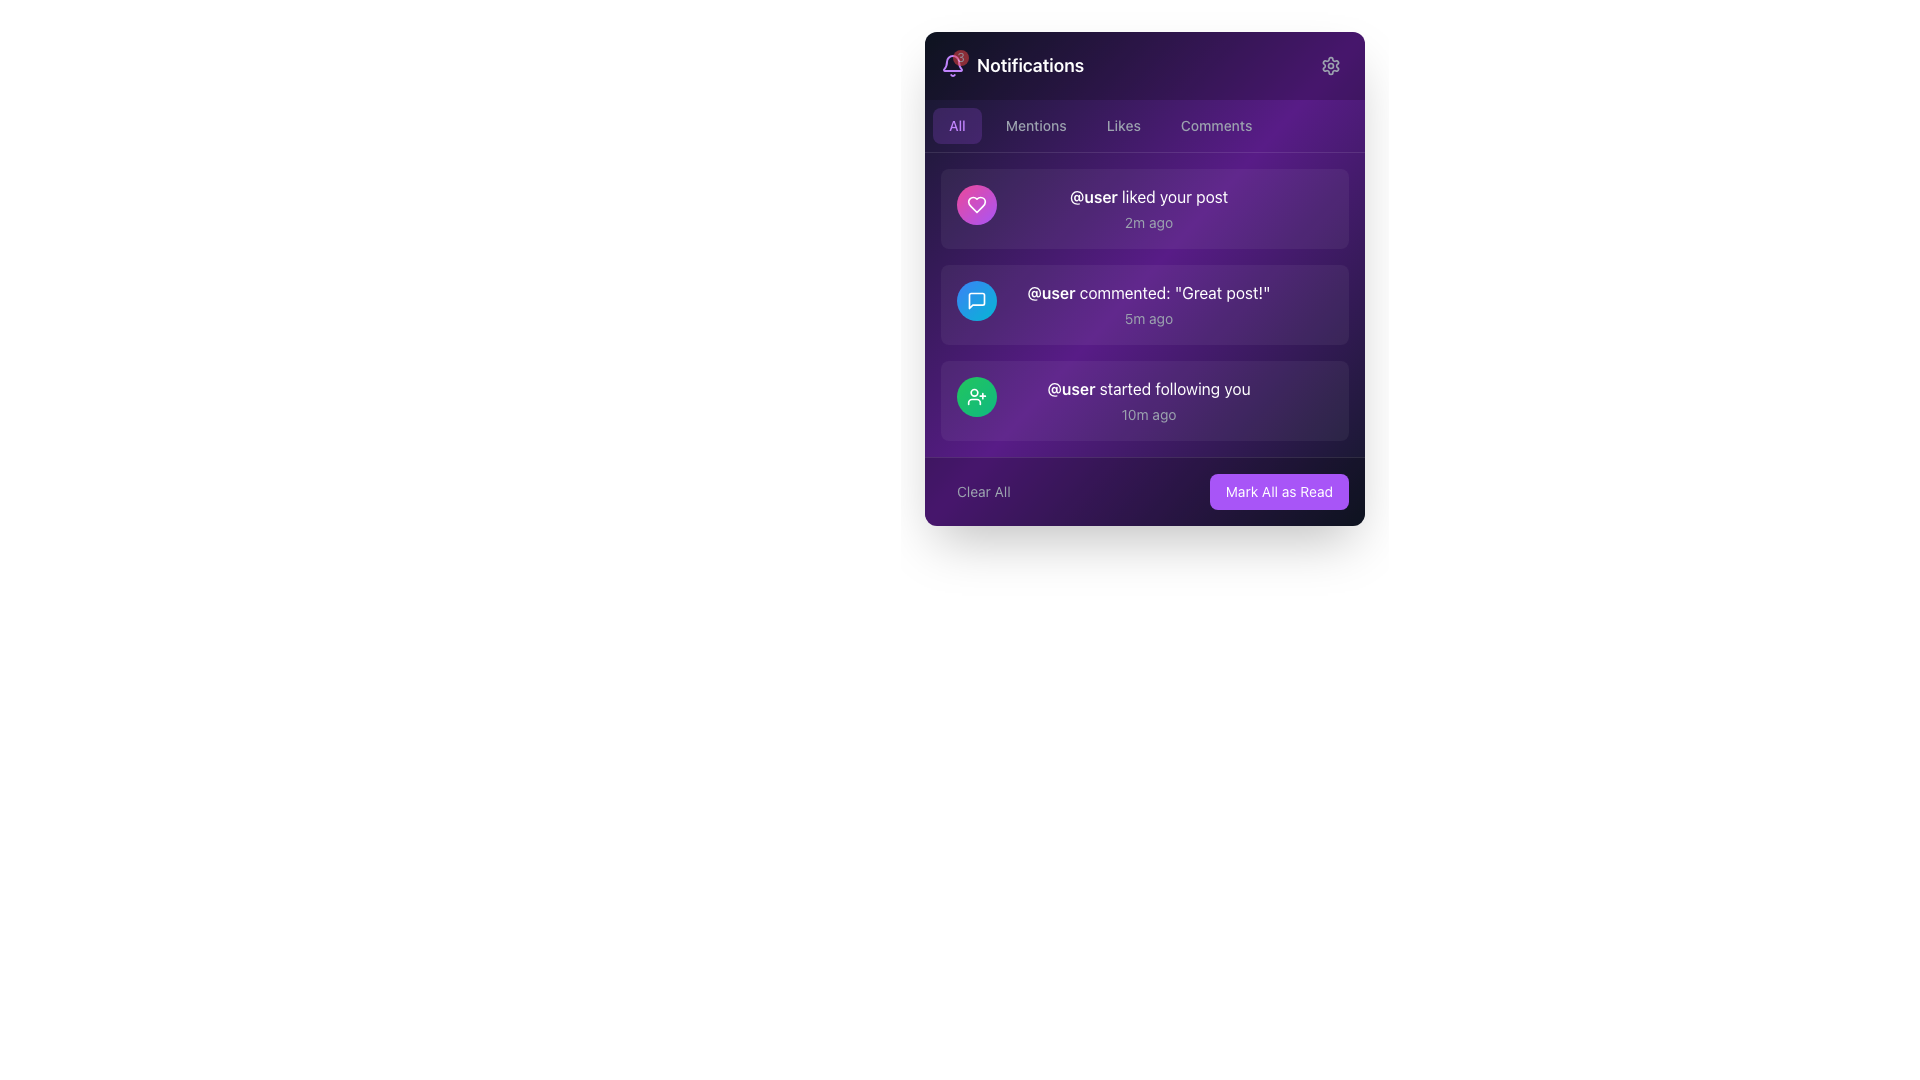 The width and height of the screenshot is (1920, 1080). What do you see at coordinates (983, 492) in the screenshot?
I see `the 'Clear All' button, which is a text-based button styled in gray that highlights white on hover, located at the bottom left of the notification menu interface` at bounding box center [983, 492].